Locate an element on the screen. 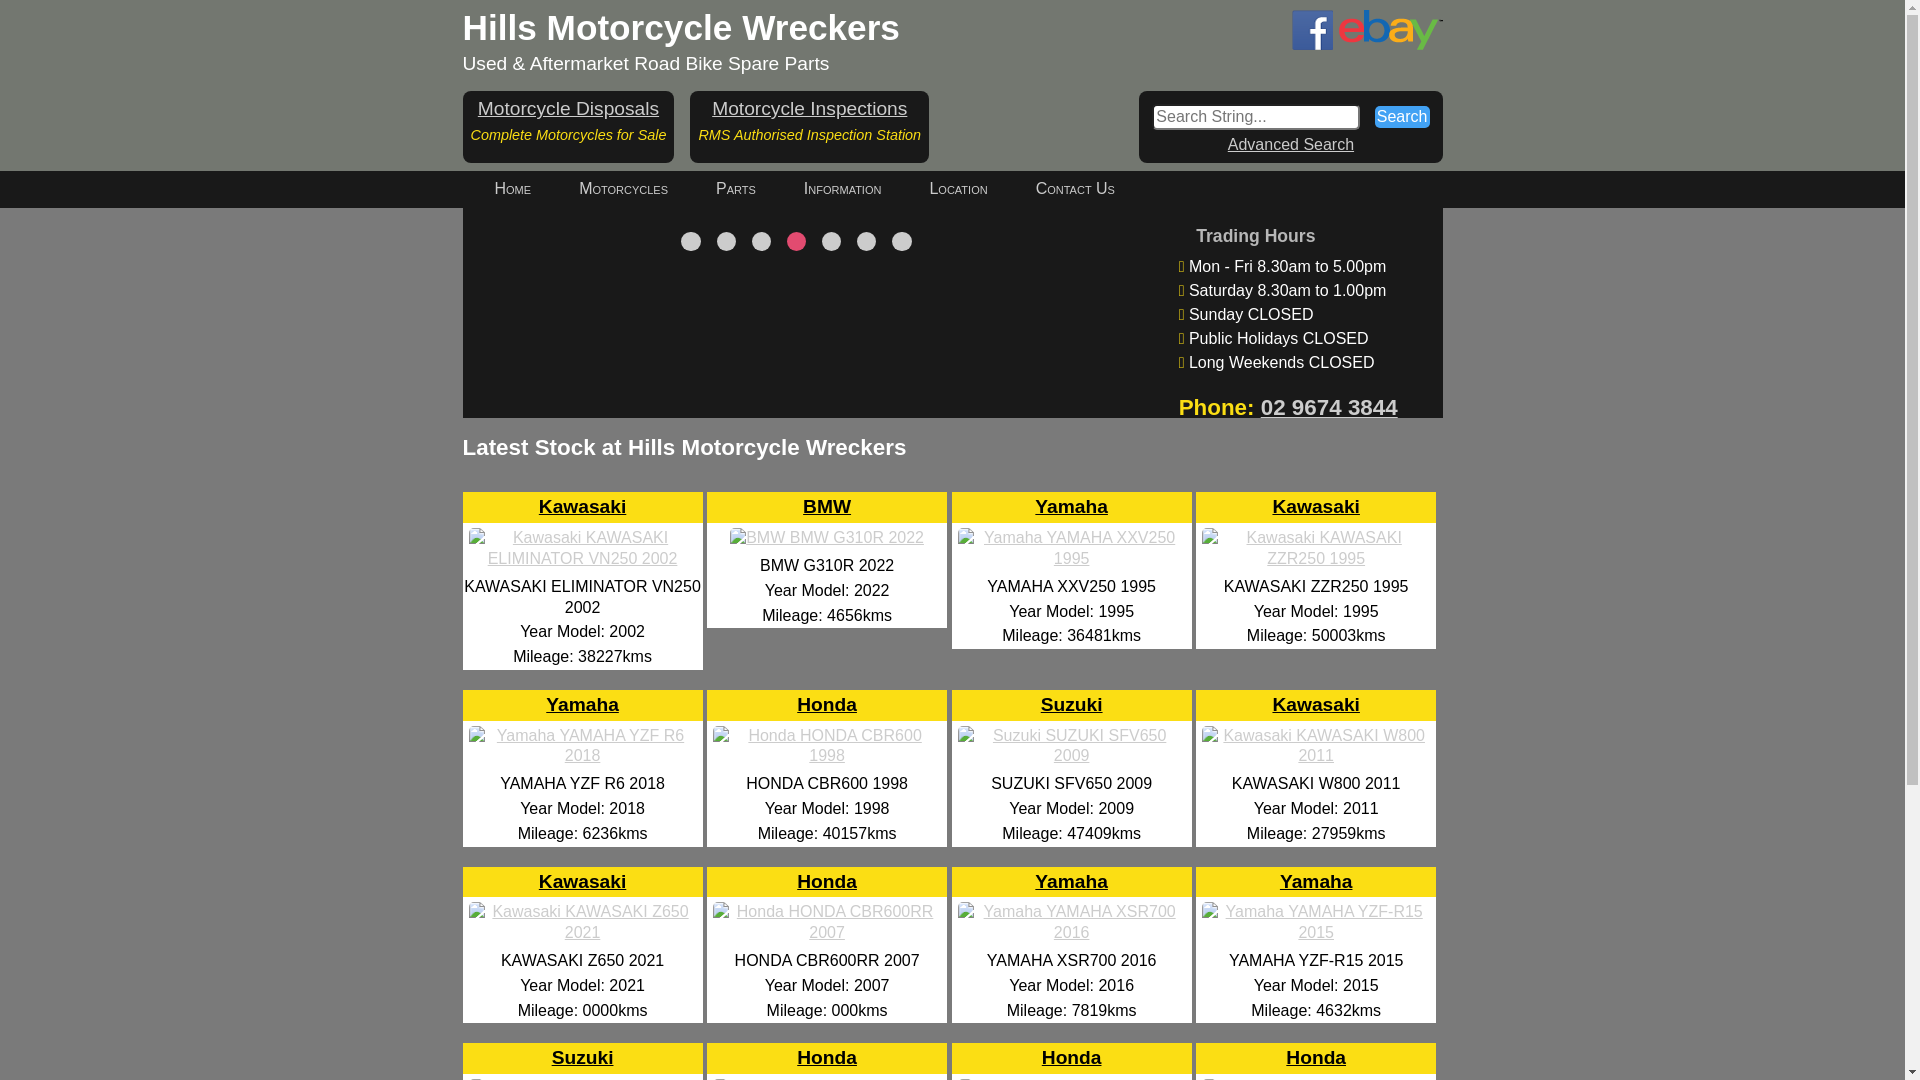  'Location' is located at coordinates (957, 189).